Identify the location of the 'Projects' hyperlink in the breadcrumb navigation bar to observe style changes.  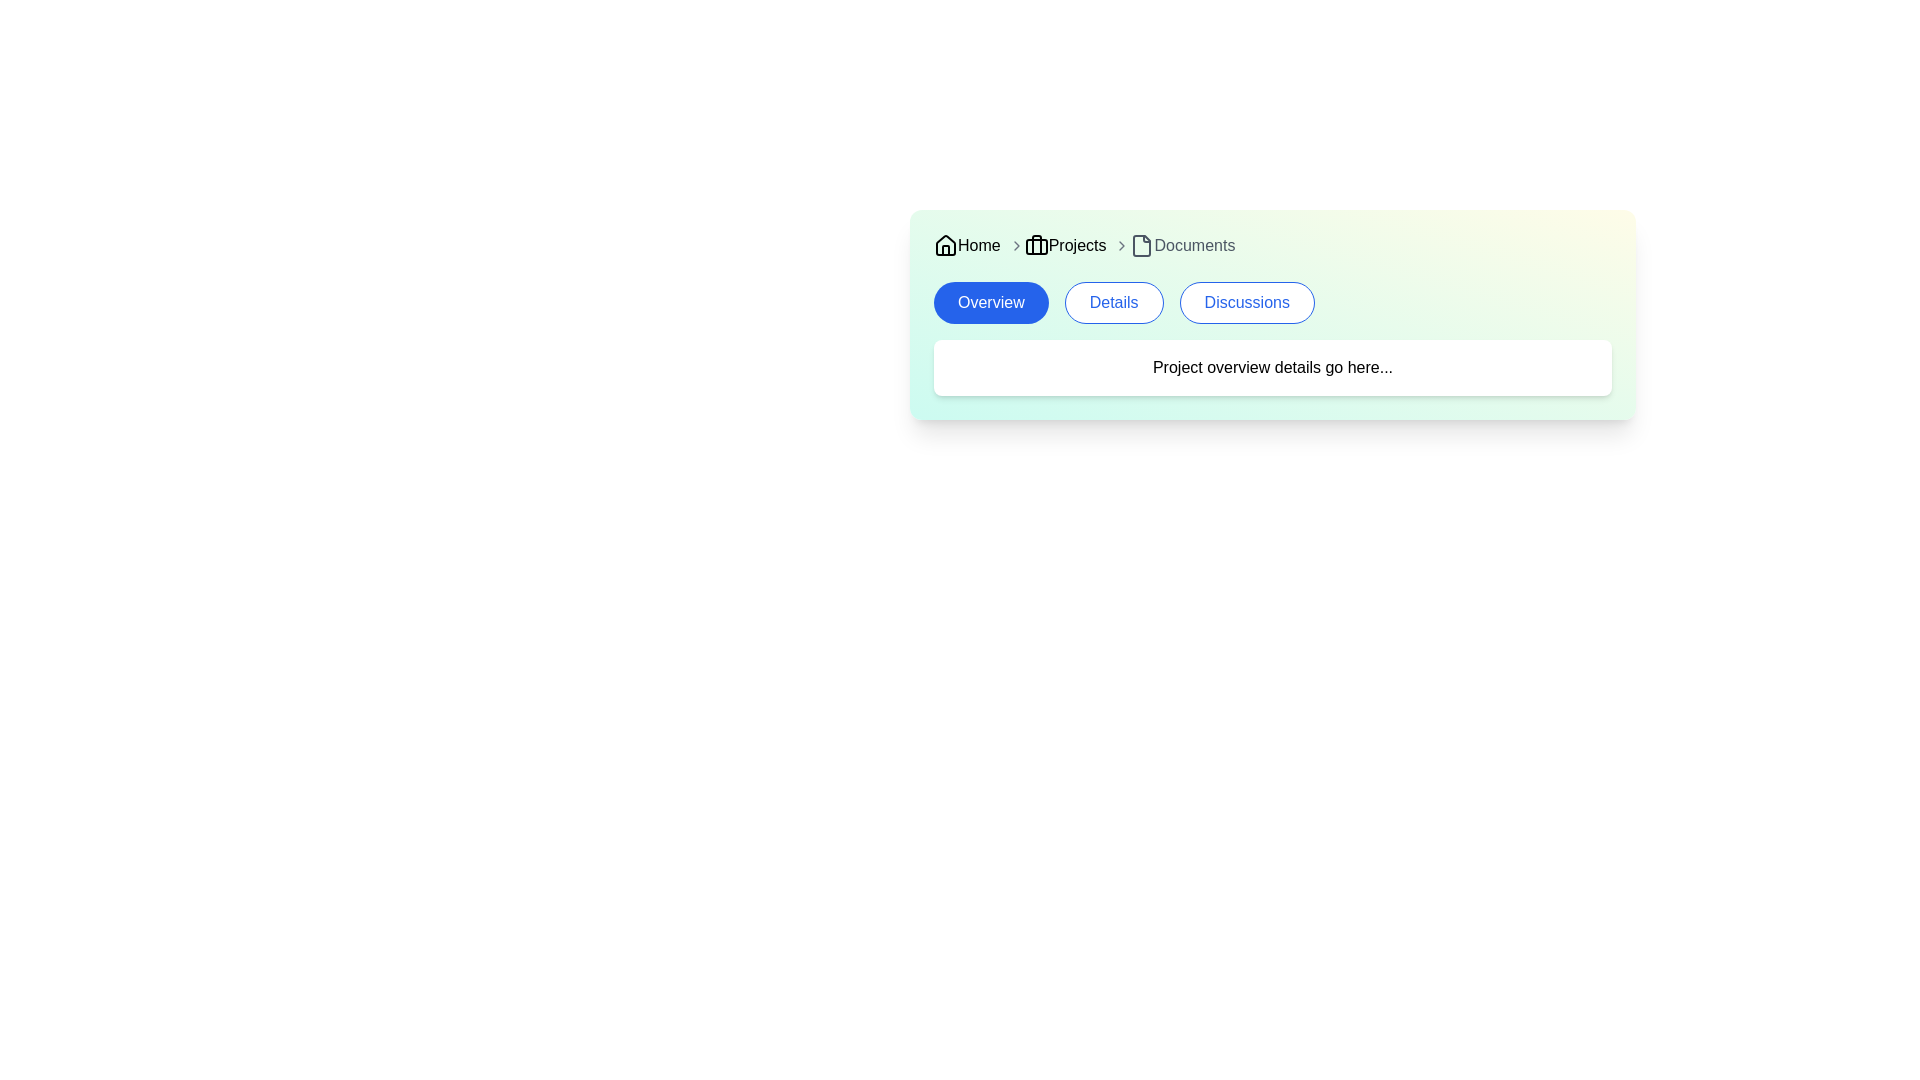
(1064, 245).